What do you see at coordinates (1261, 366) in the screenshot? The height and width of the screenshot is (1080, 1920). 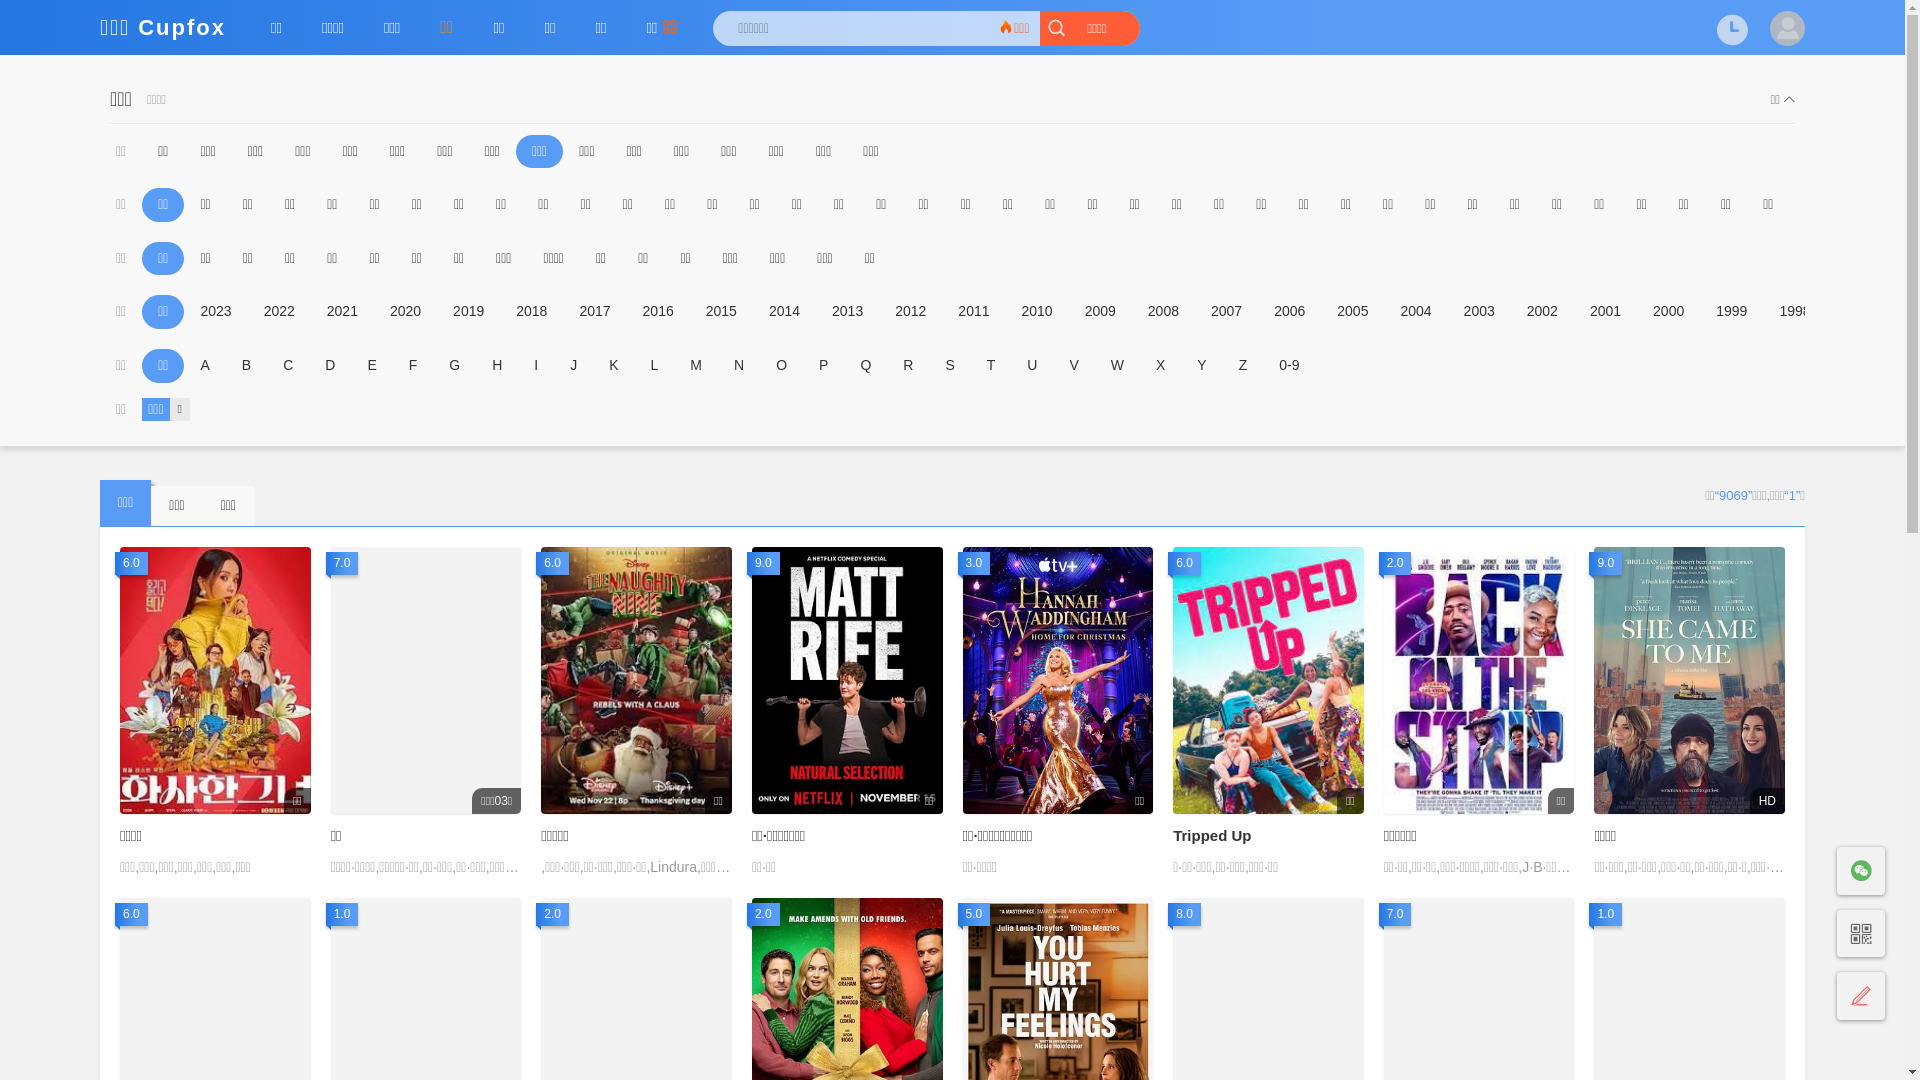 I see `'0-9'` at bounding box center [1261, 366].